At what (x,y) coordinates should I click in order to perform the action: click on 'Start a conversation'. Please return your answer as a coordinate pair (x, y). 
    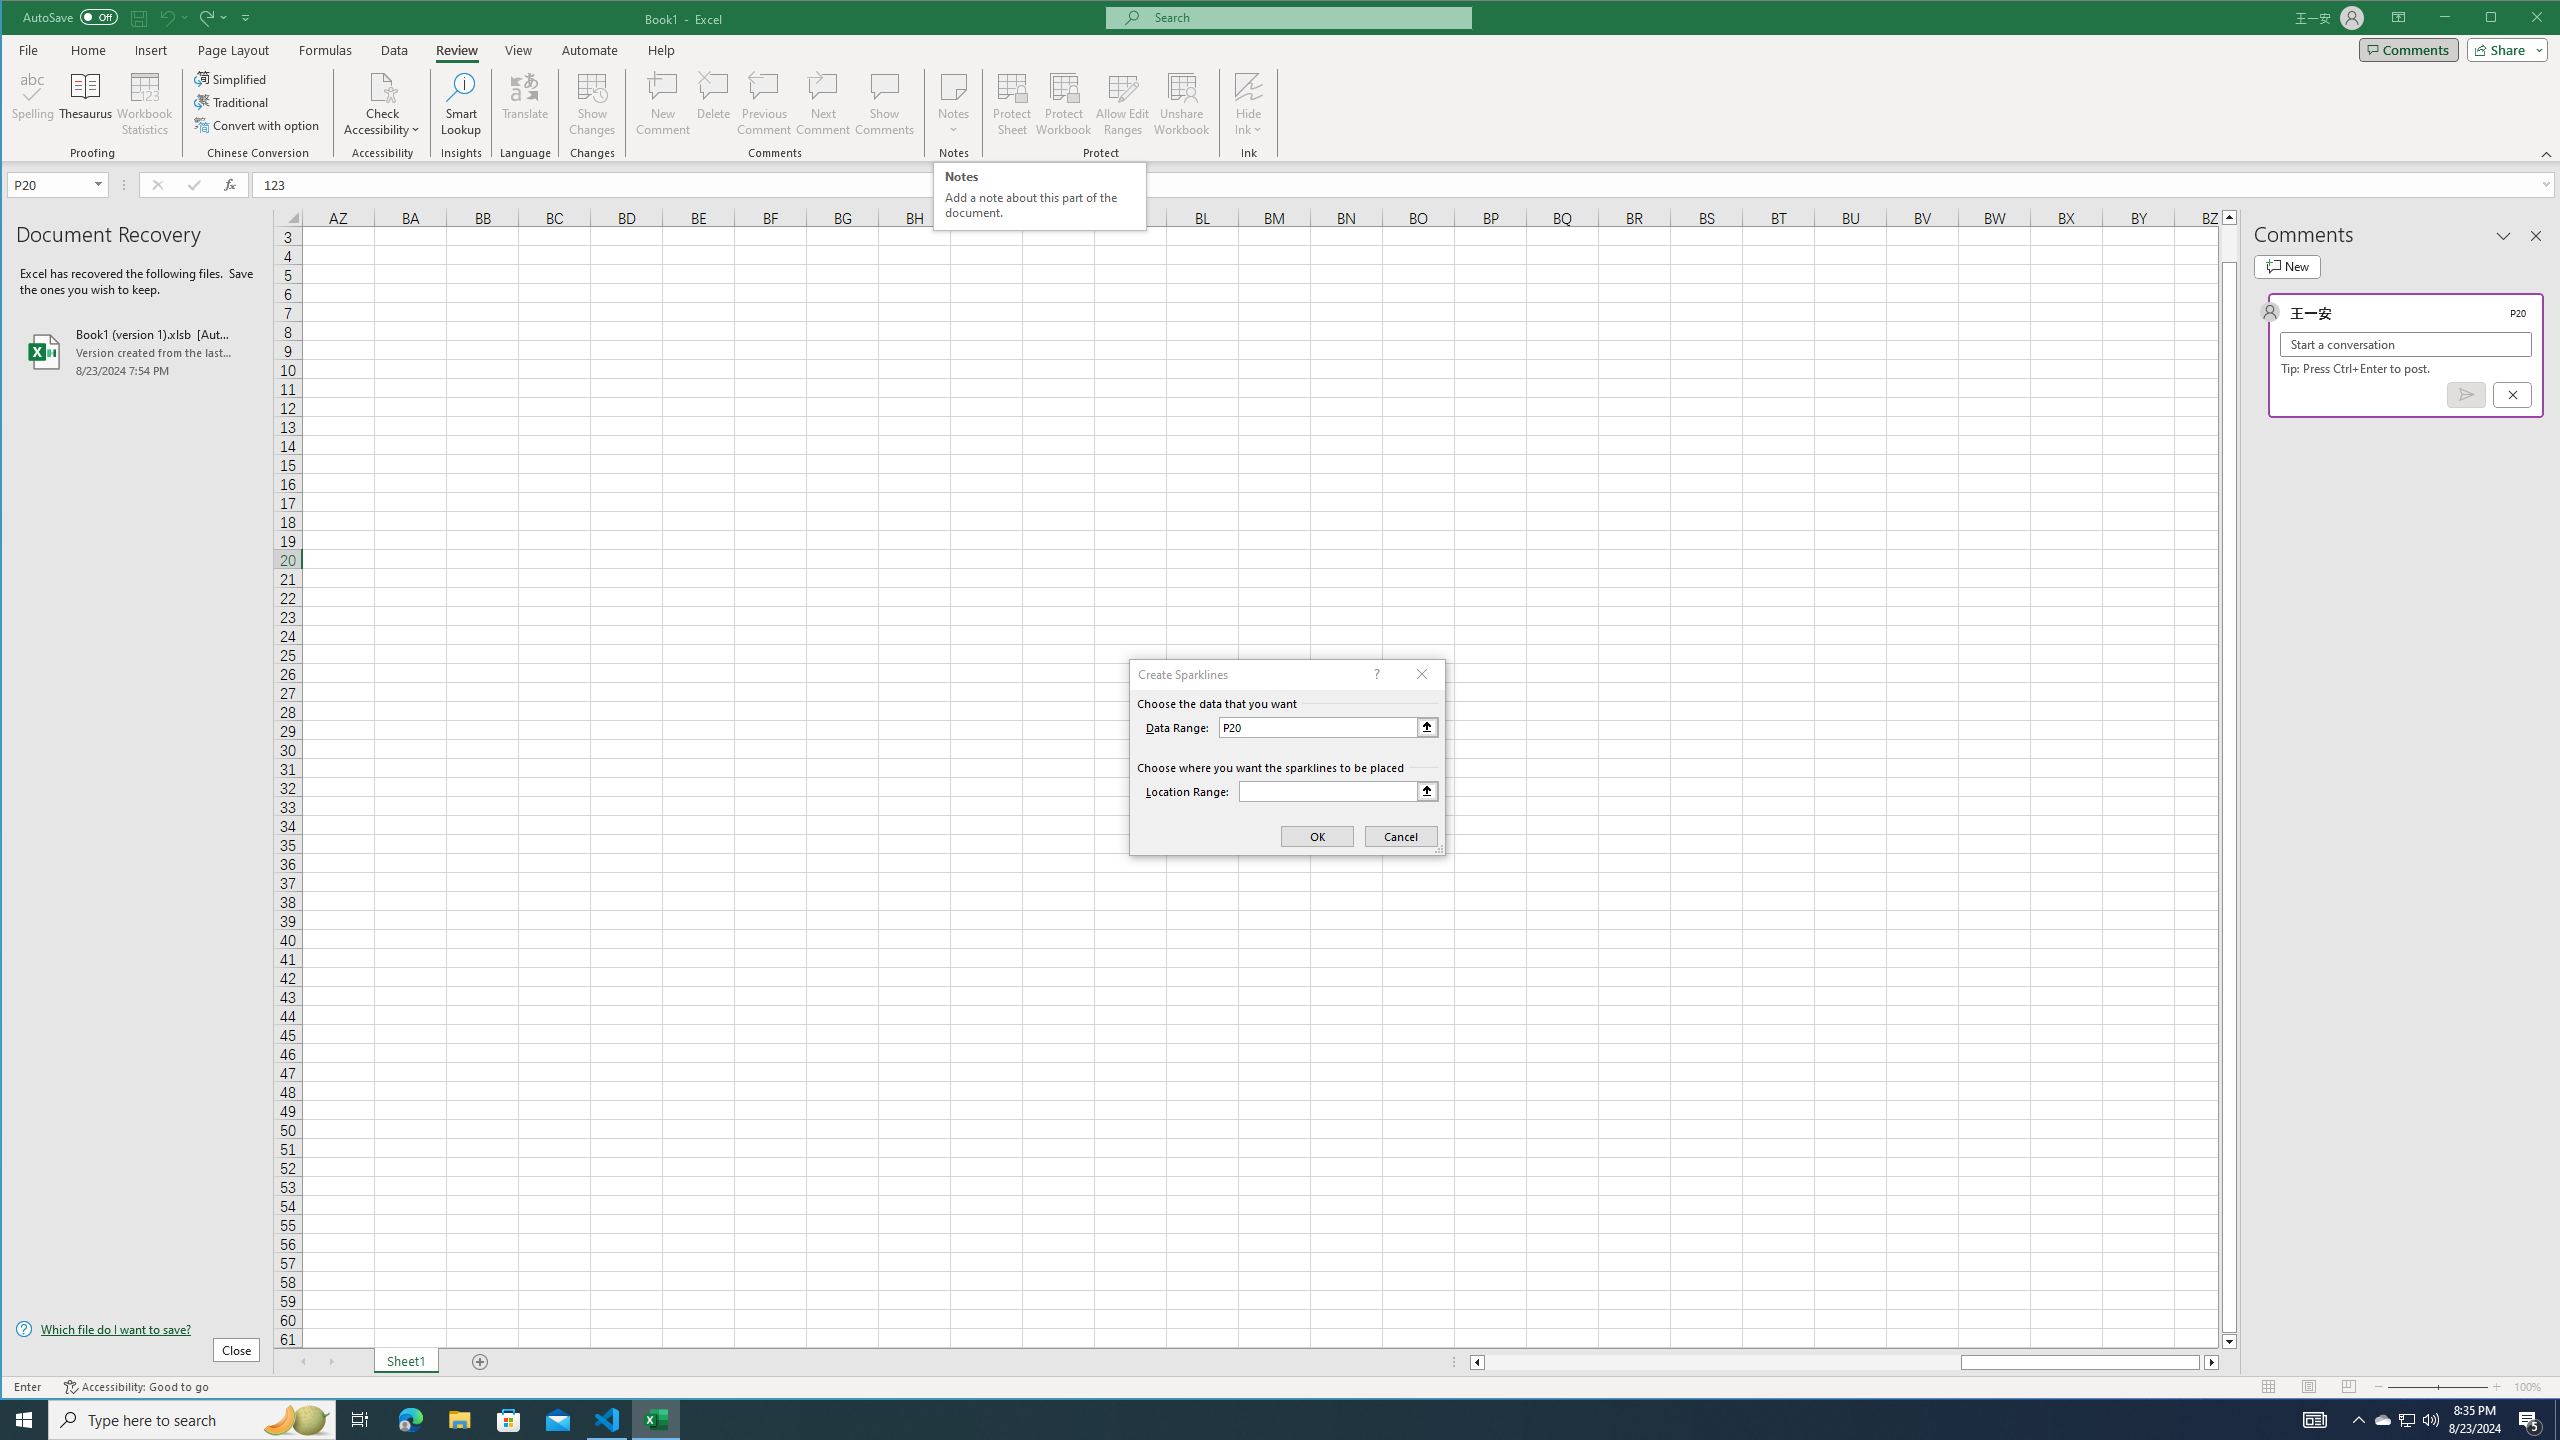
    Looking at the image, I should click on (2405, 344).